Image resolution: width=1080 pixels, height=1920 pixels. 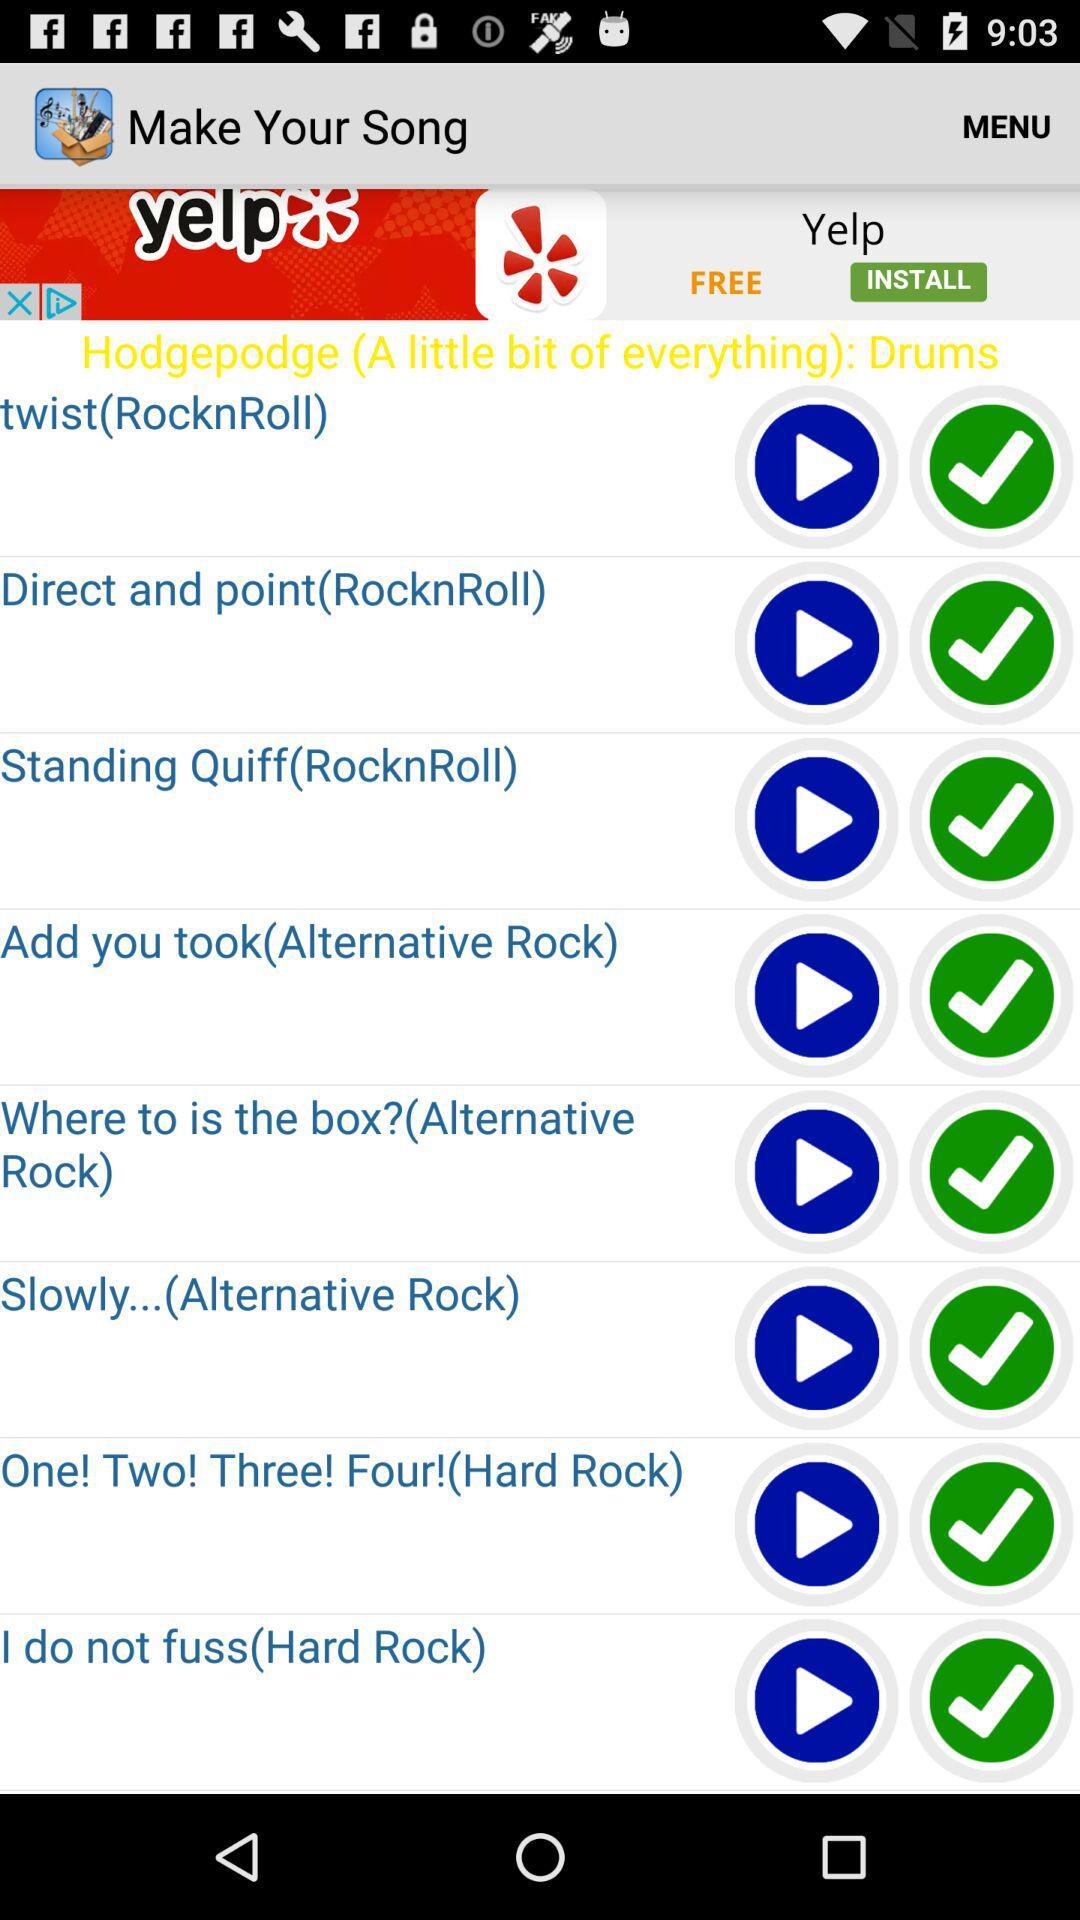 I want to click on song selection, so click(x=992, y=1173).